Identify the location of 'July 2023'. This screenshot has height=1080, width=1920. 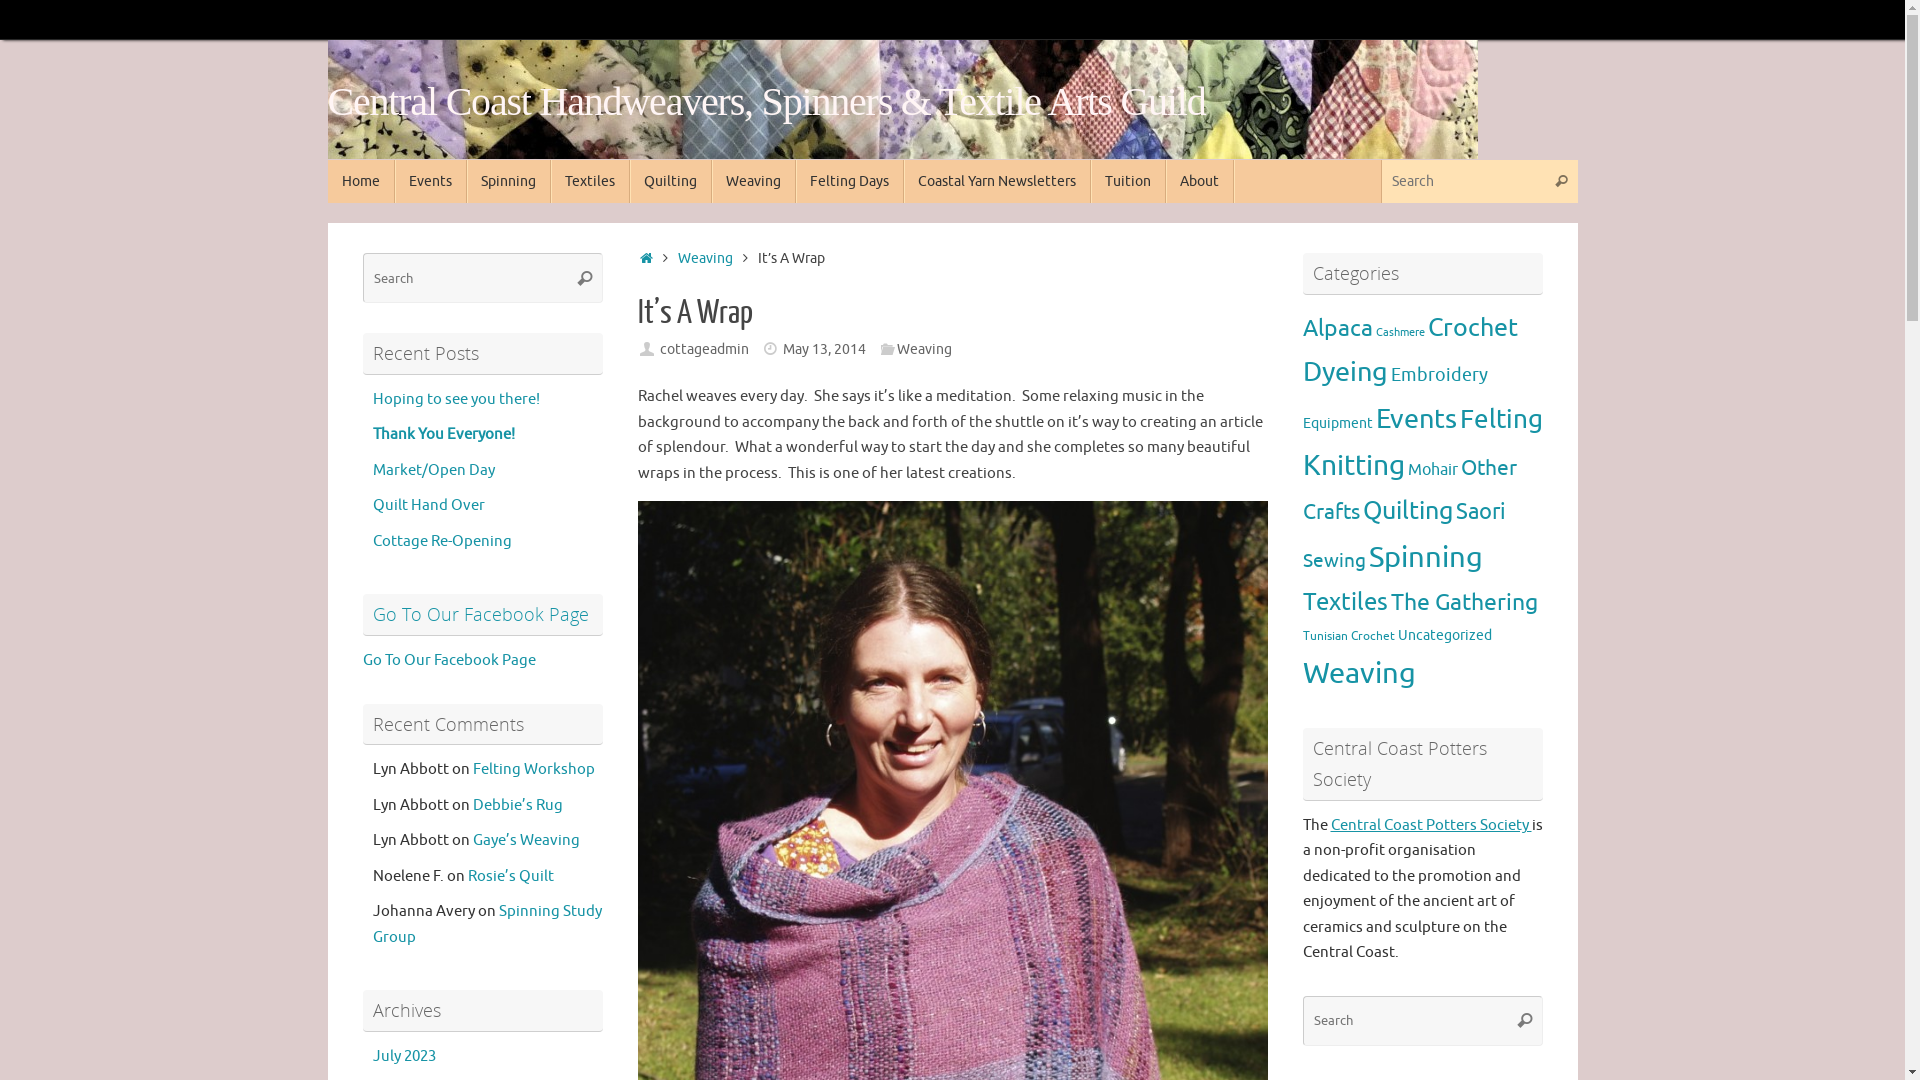
(402, 1055).